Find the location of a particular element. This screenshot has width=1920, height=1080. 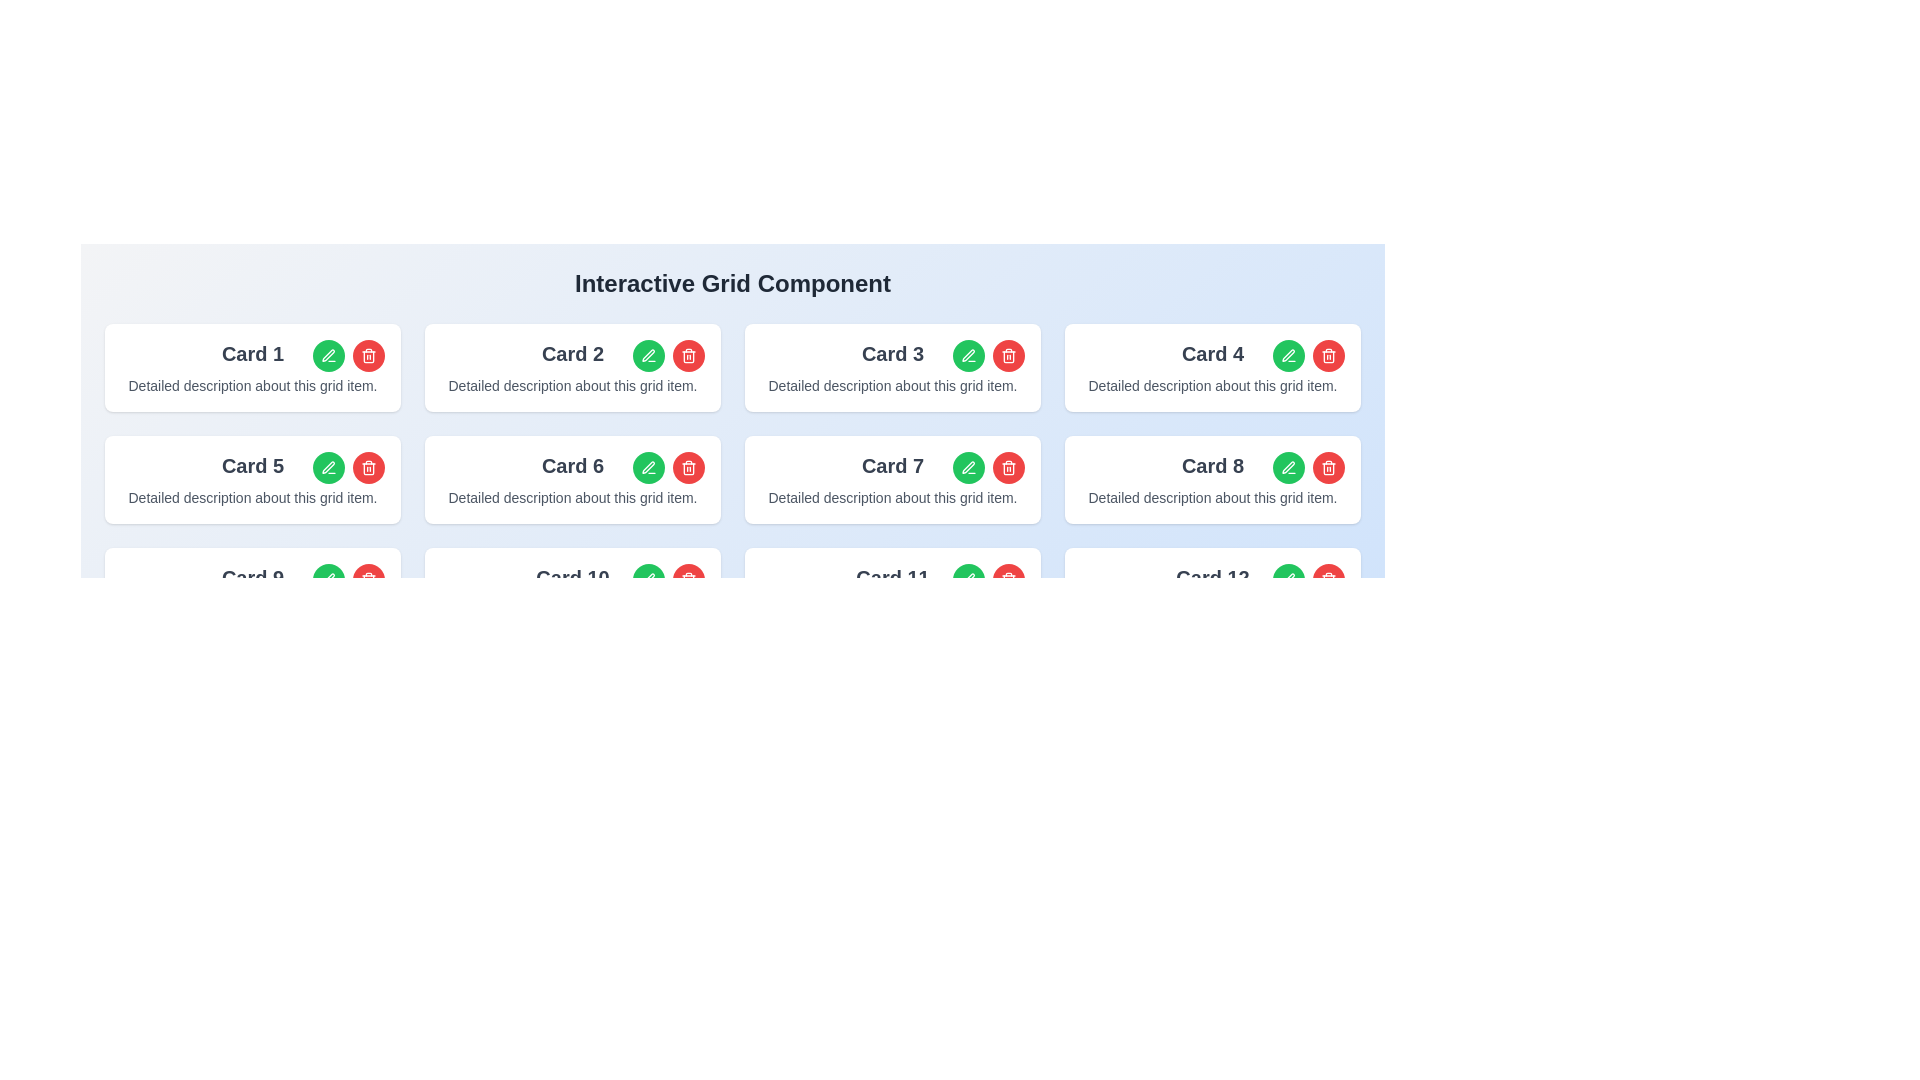

the button located in the upper-right corner of 'Card 4' is located at coordinates (1289, 354).